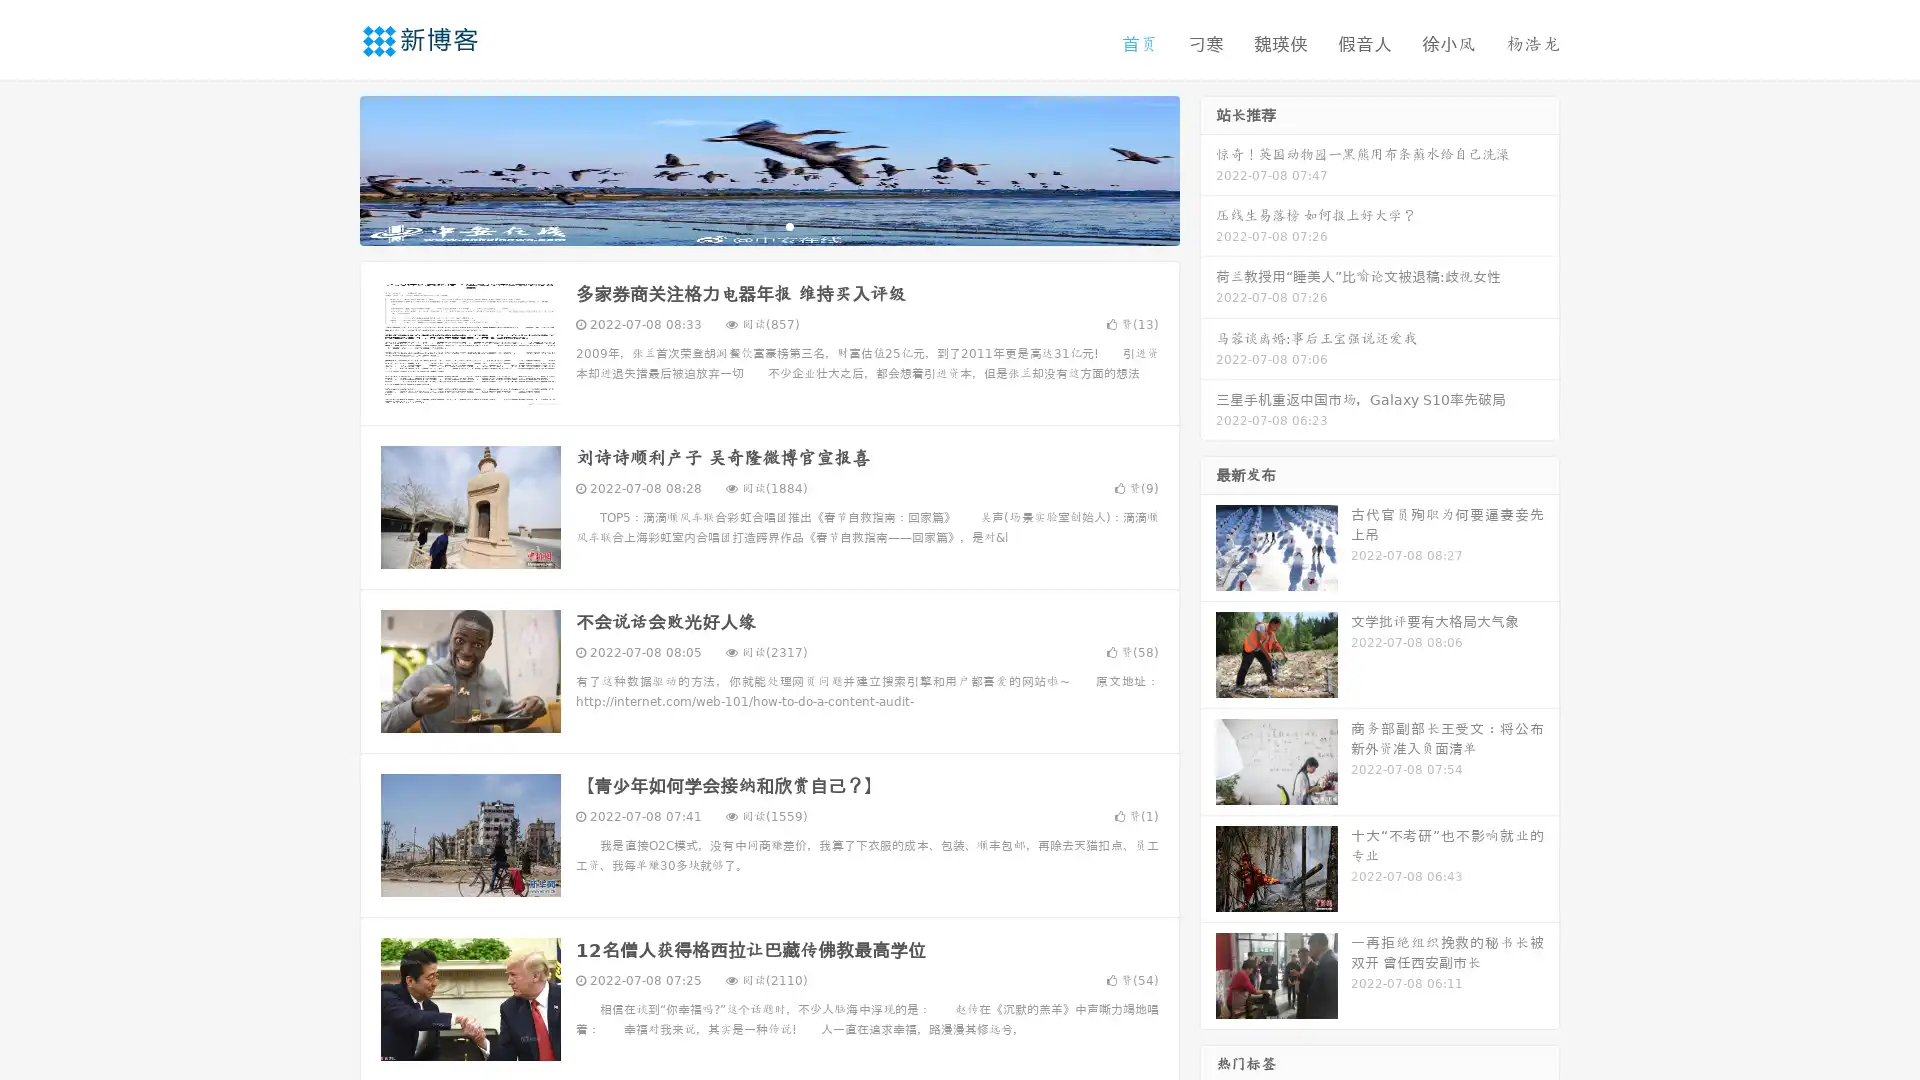 This screenshot has width=1920, height=1080. I want to click on Next slide, so click(1208, 168).